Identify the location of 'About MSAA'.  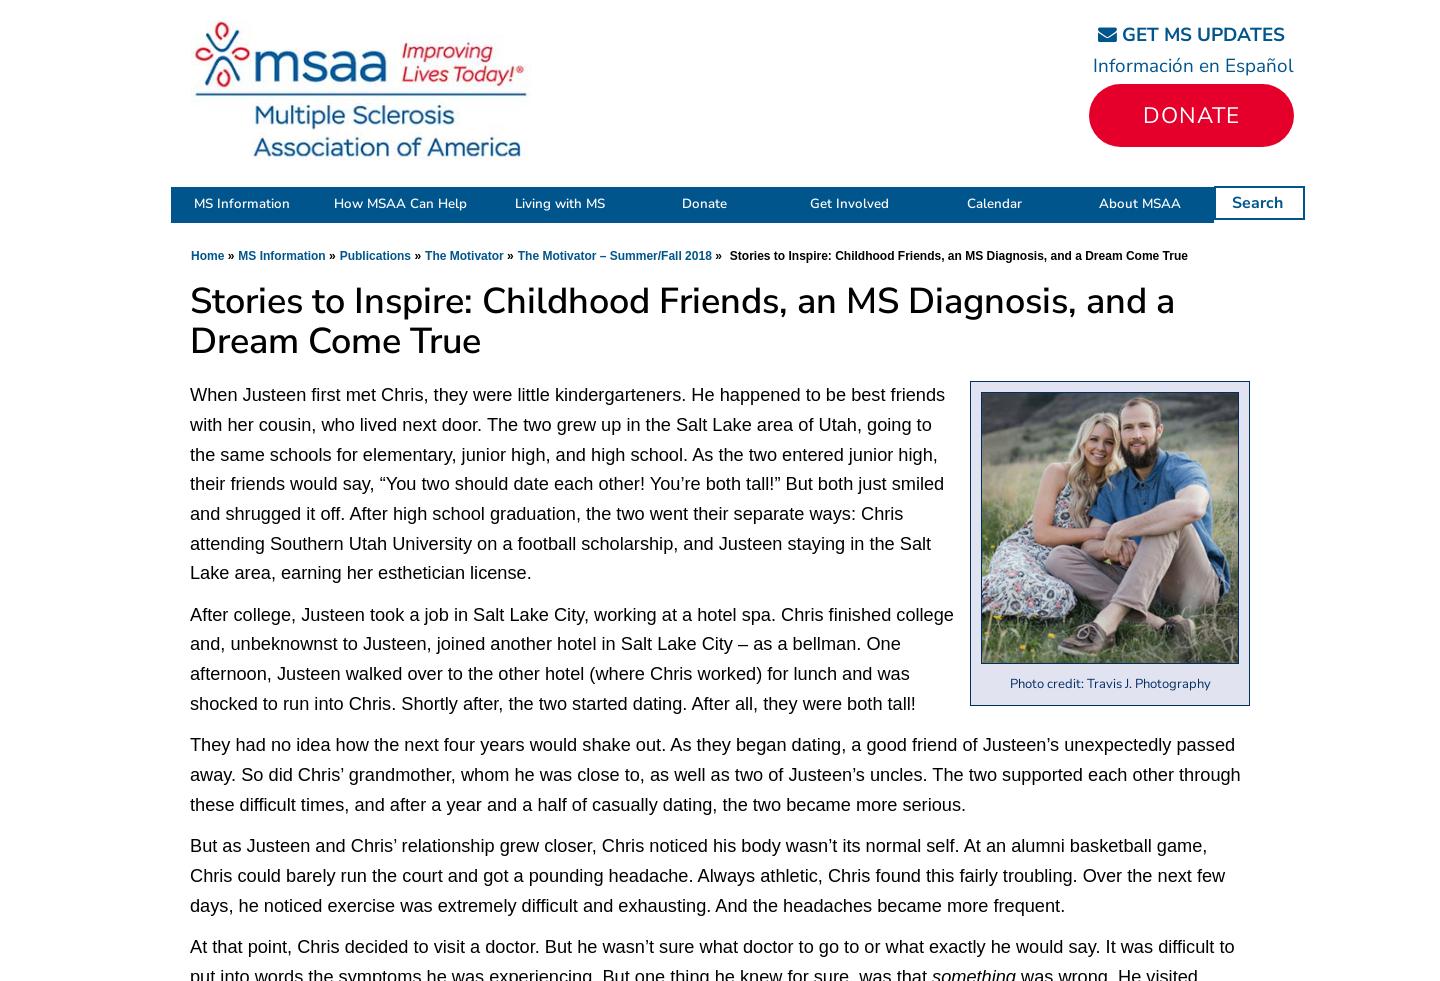
(1097, 203).